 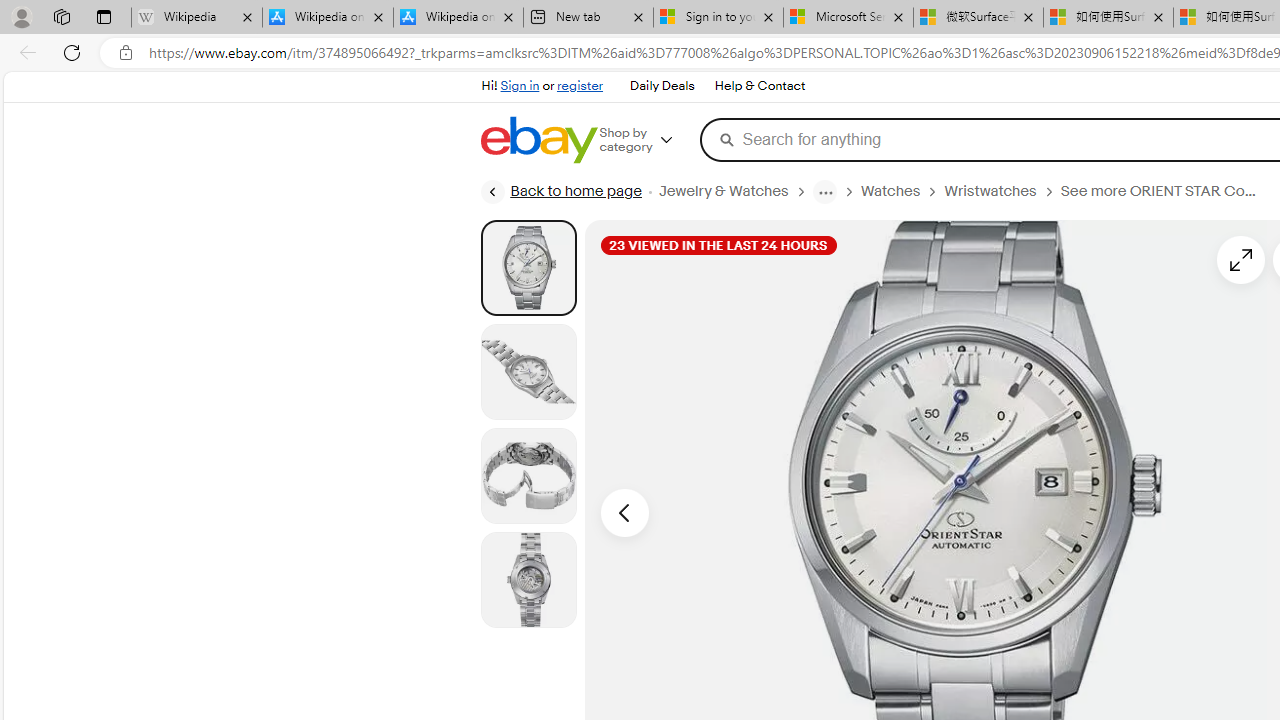 What do you see at coordinates (528, 475) in the screenshot?
I see `'Picture 3 of 4'` at bounding box center [528, 475].